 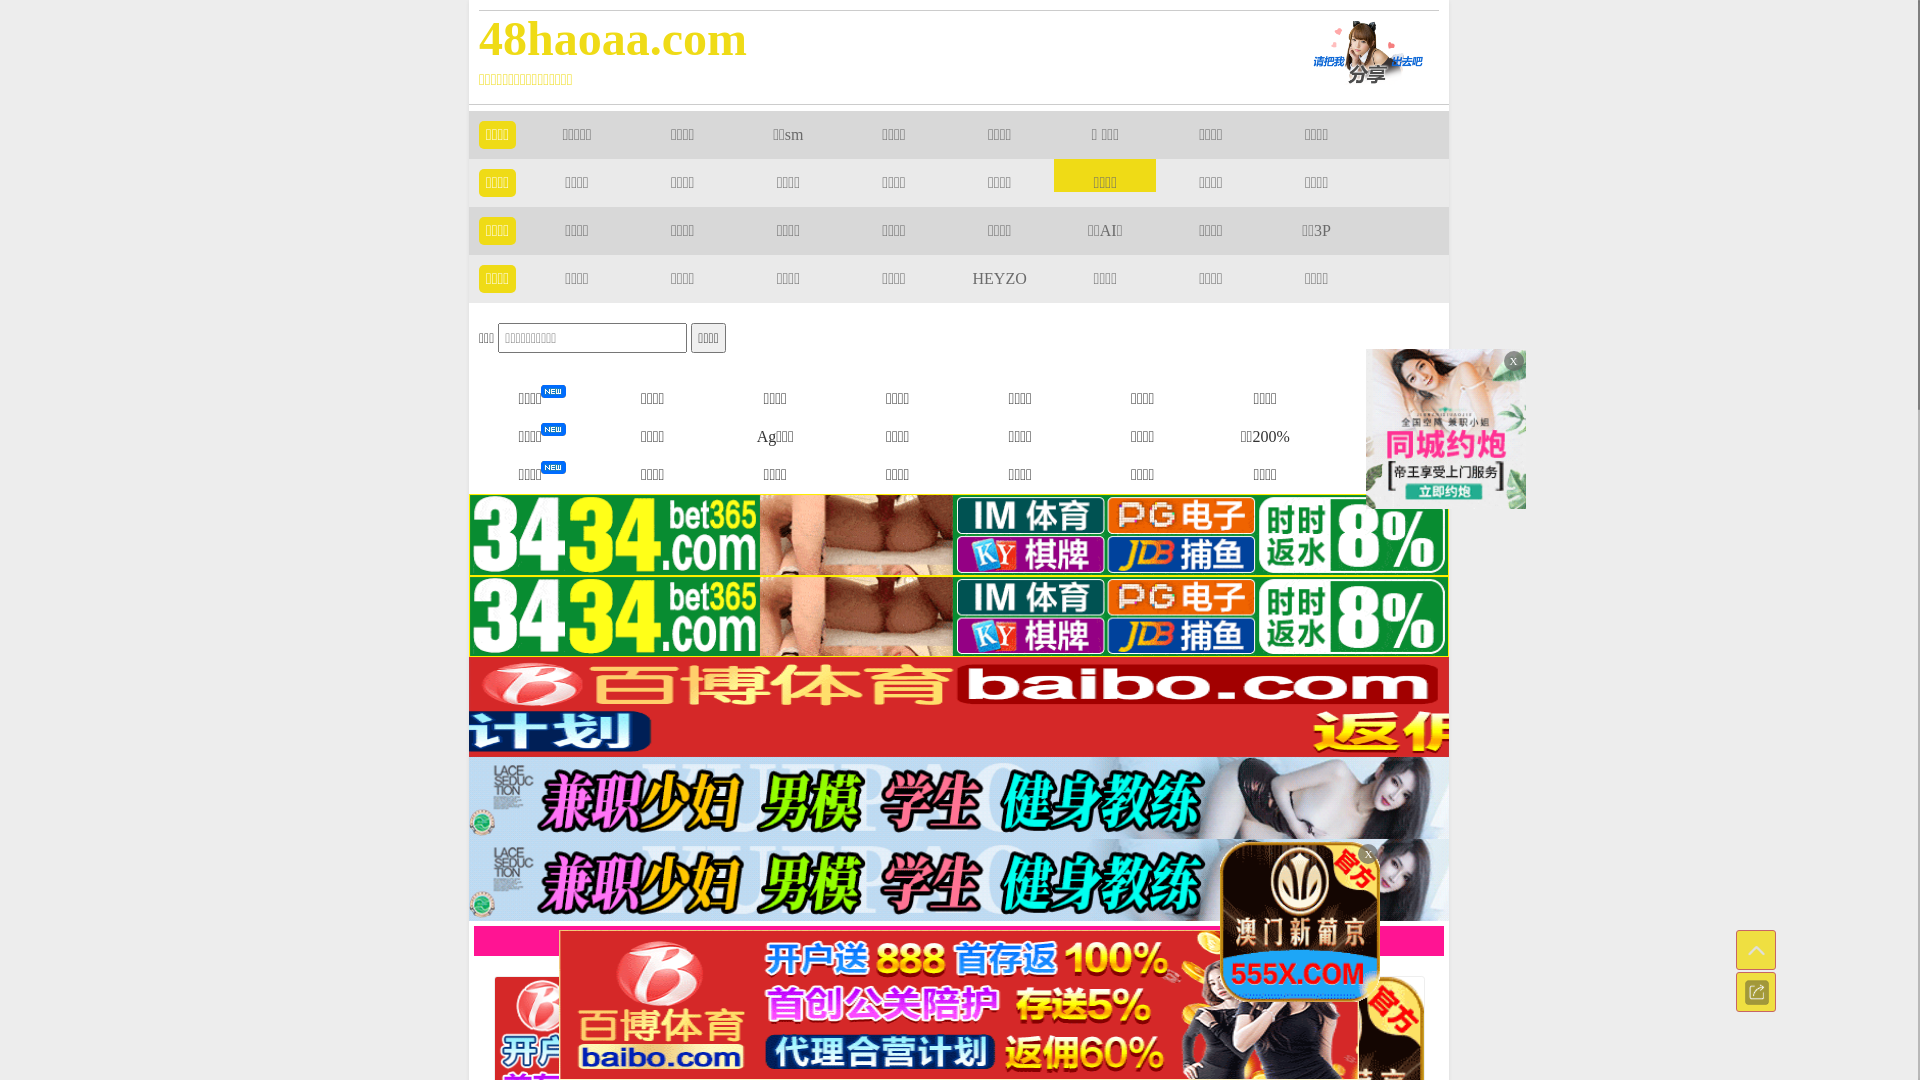 I want to click on 'HEYZO', so click(x=973, y=278).